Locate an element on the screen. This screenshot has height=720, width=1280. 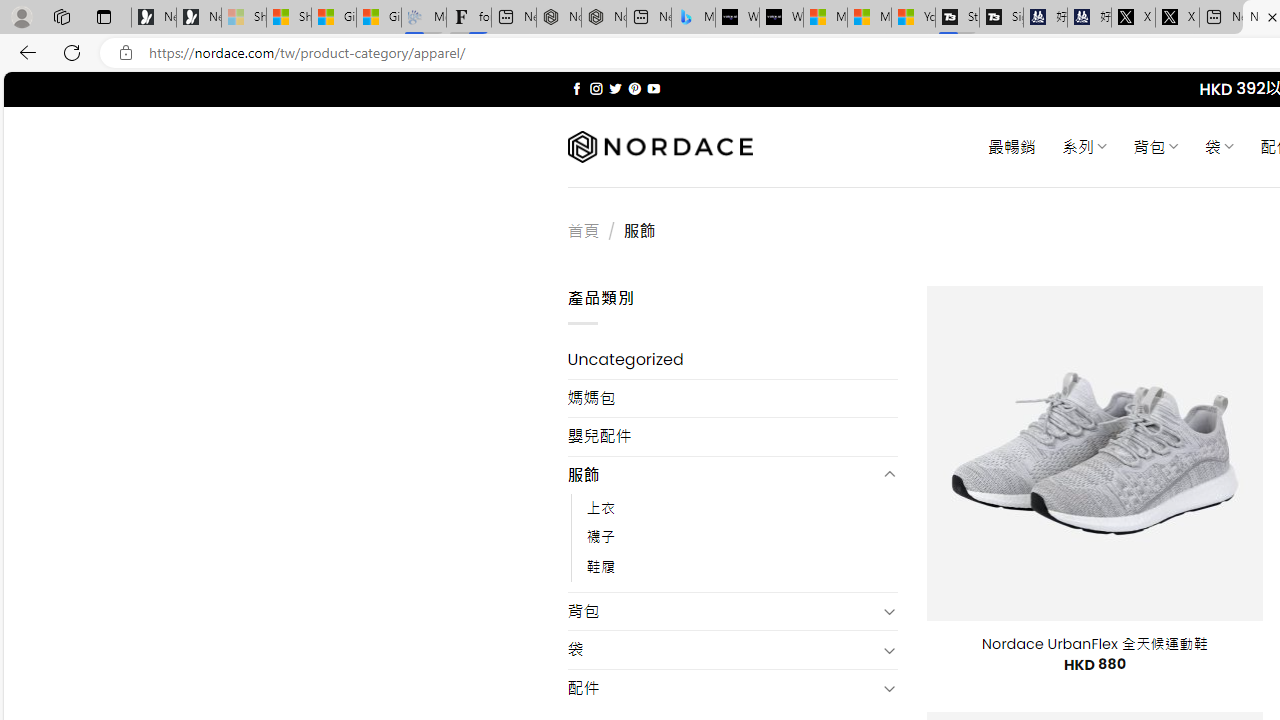
'Follow on Facebook' is located at coordinates (576, 88).